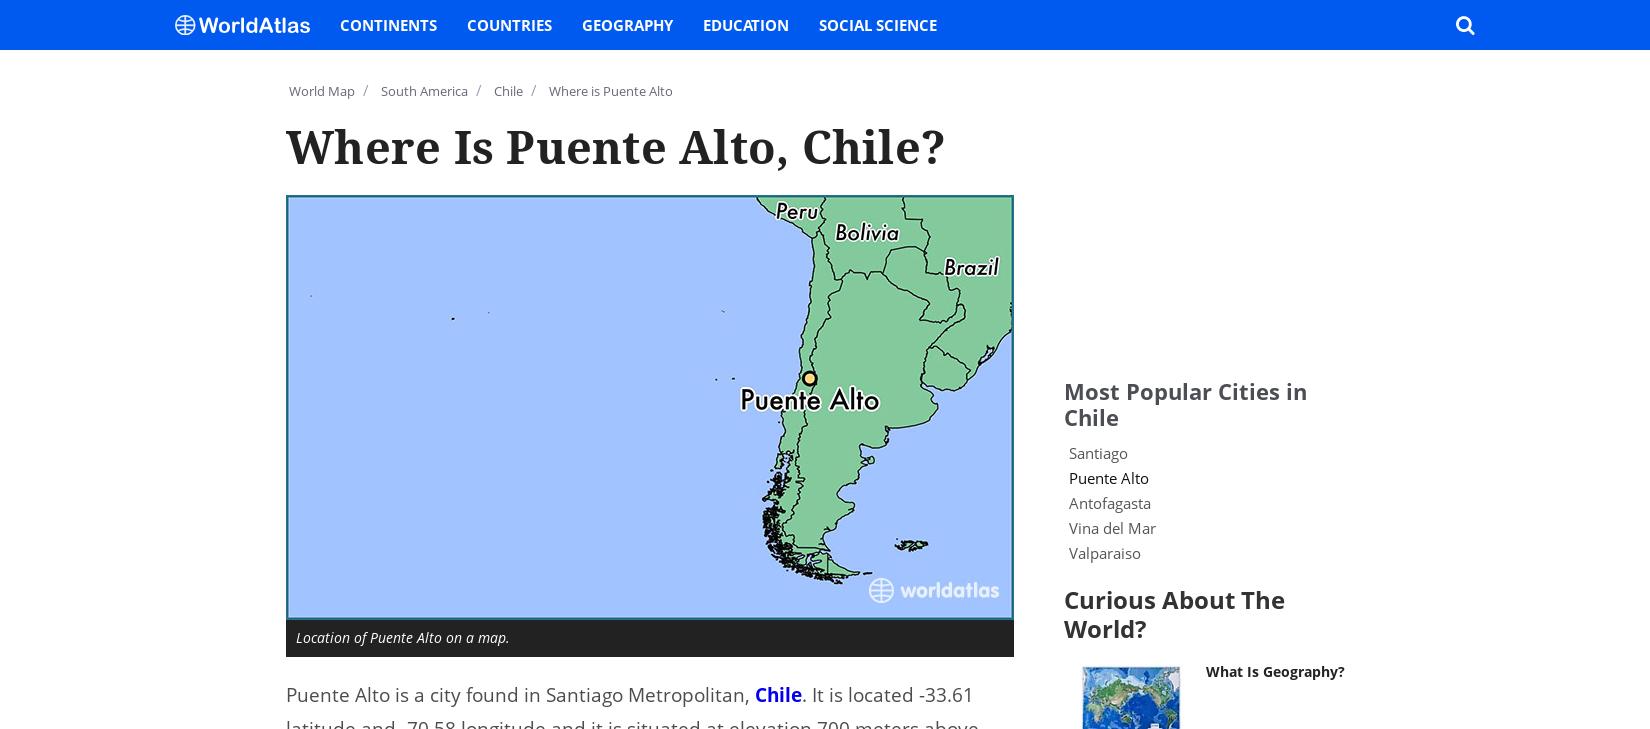  I want to click on 'South America', so click(422, 89).